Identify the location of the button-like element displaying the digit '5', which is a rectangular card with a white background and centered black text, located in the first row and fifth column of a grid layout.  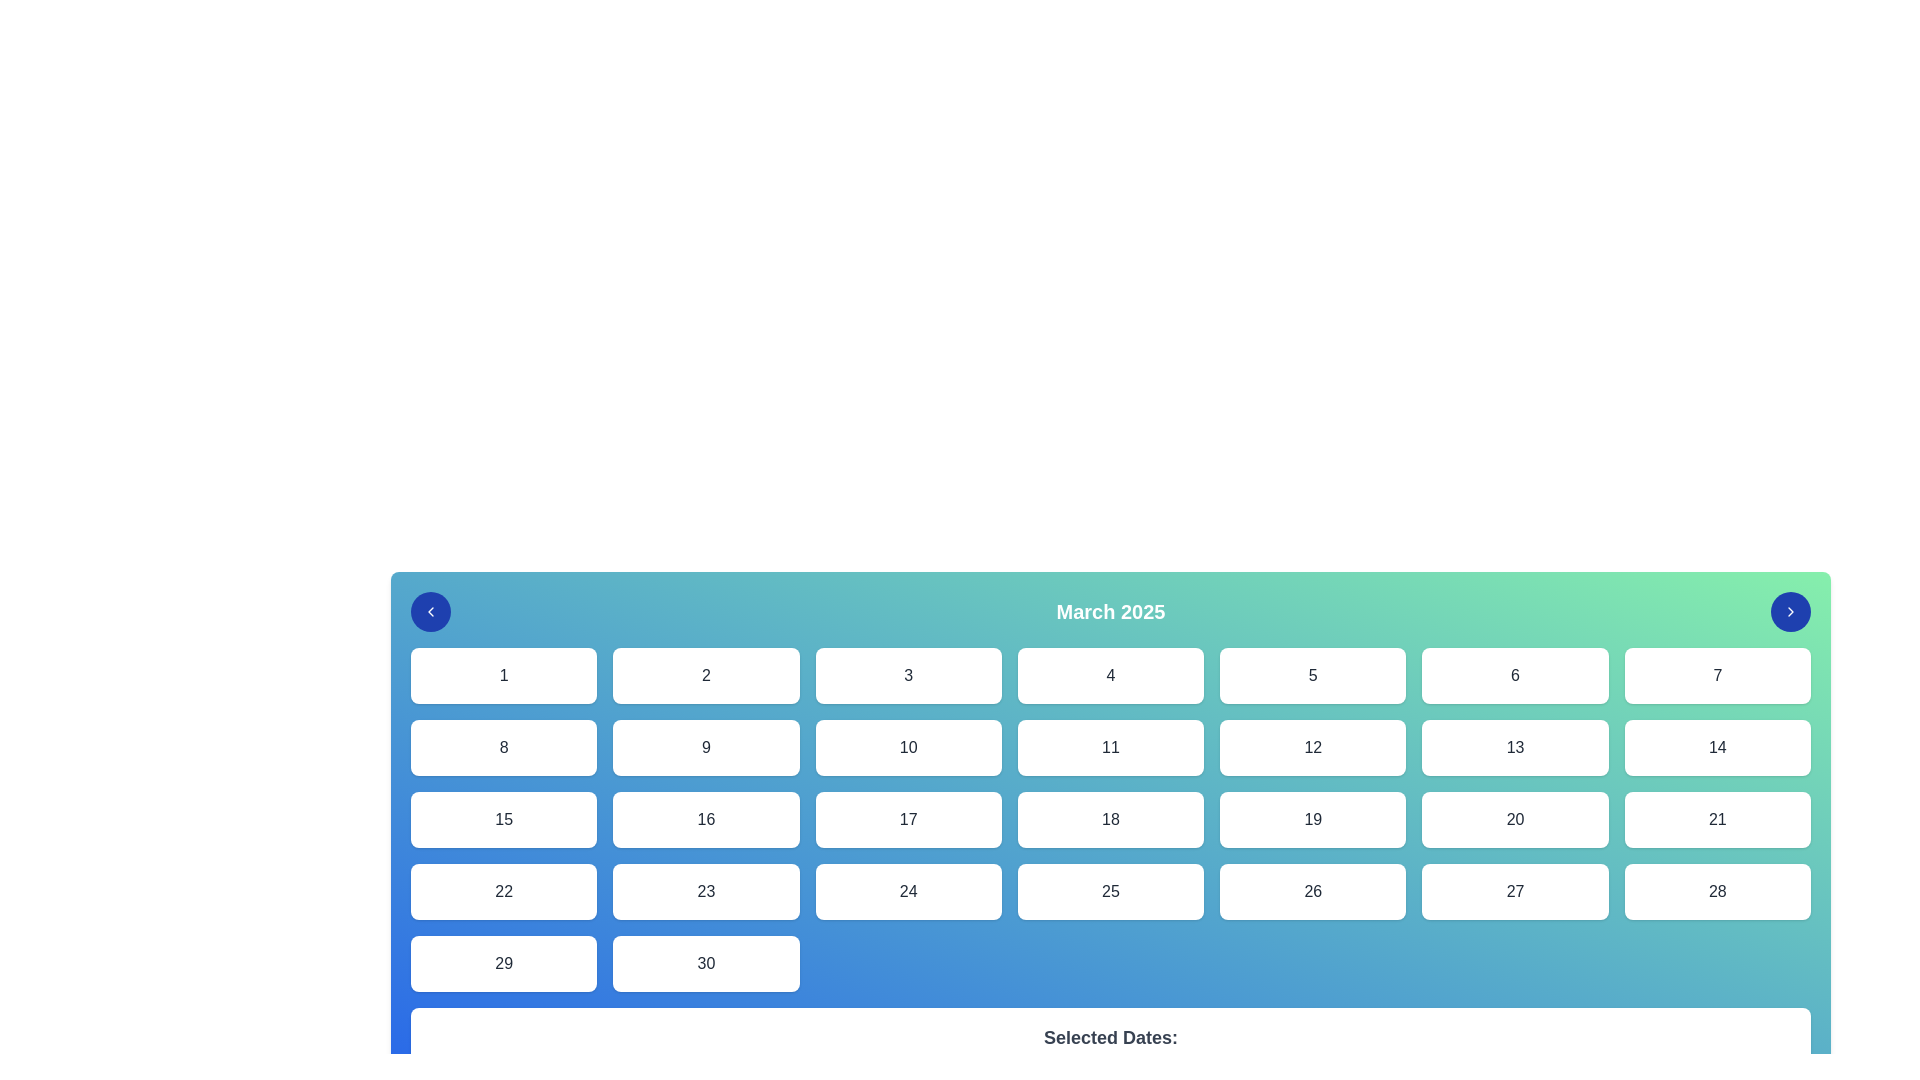
(1313, 675).